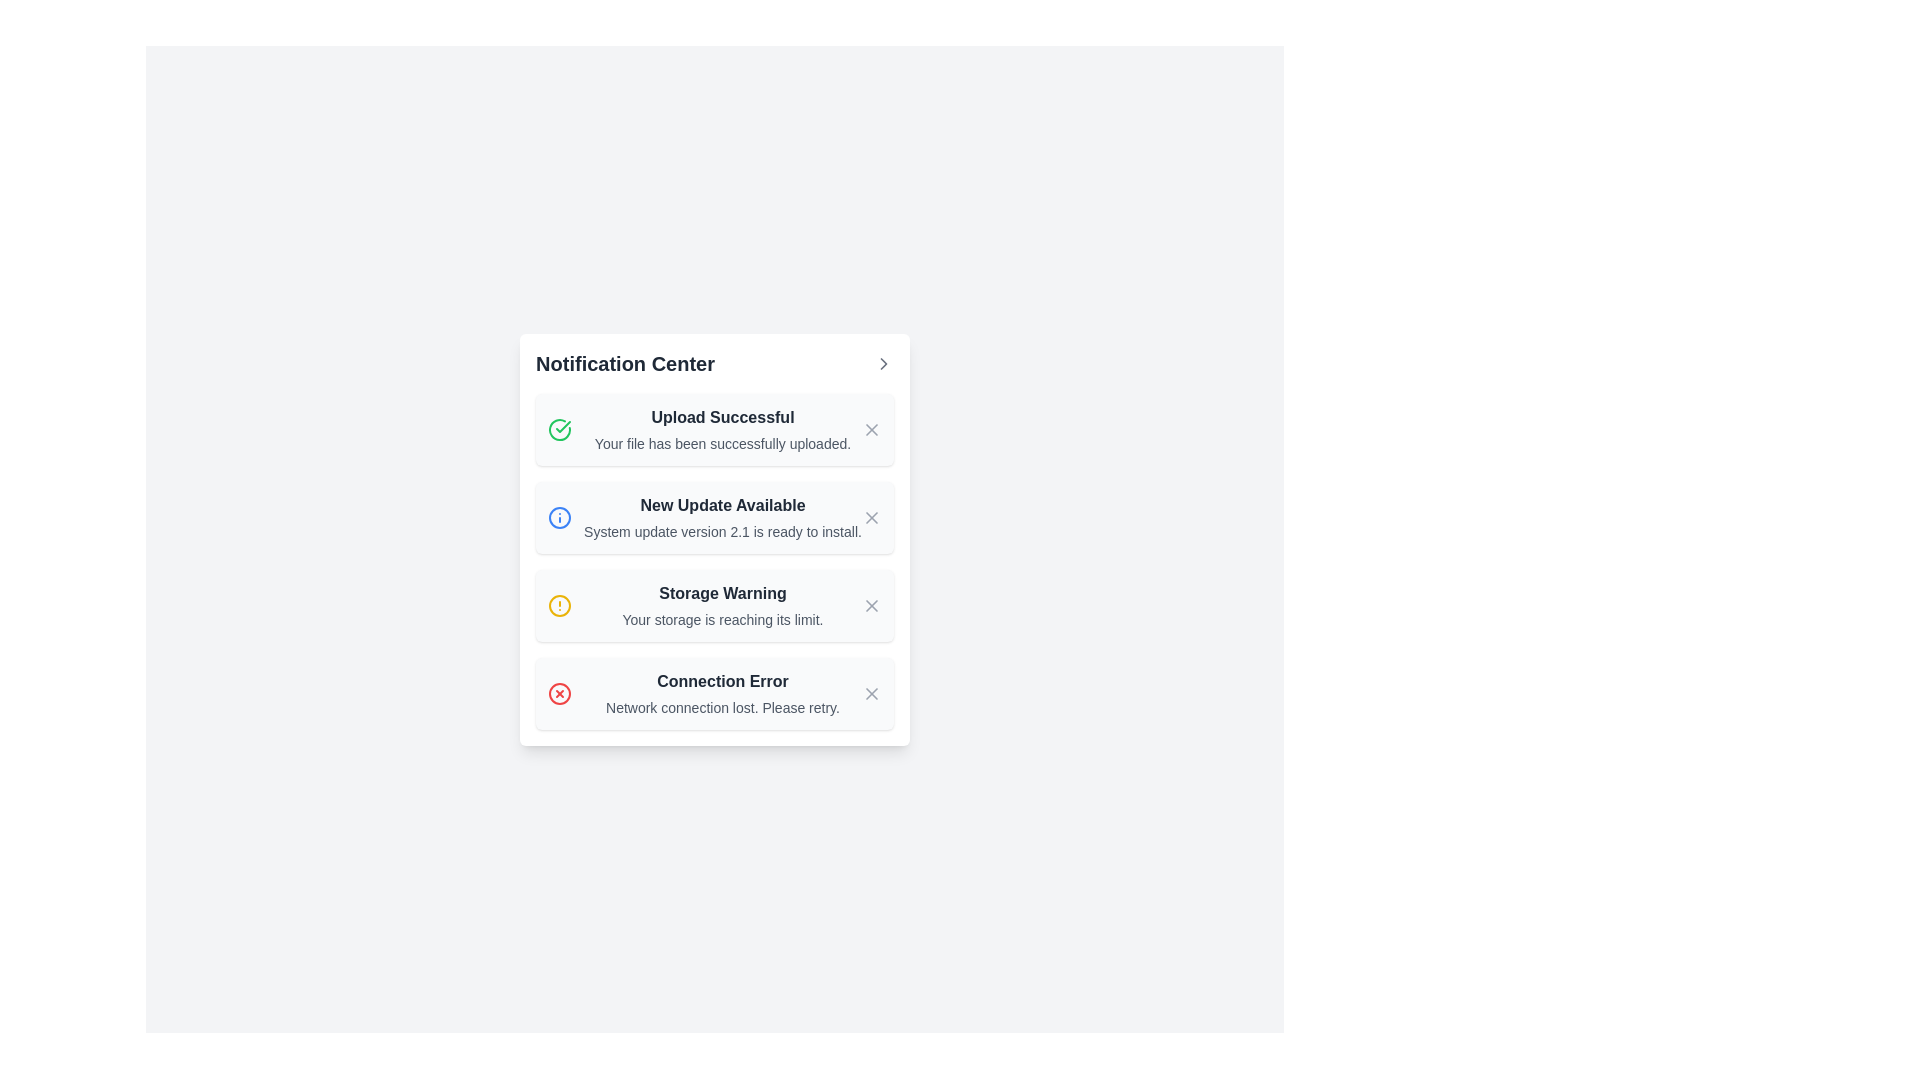 Image resolution: width=1920 pixels, height=1080 pixels. What do you see at coordinates (722, 530) in the screenshot?
I see `the descriptive text label located immediately below the title 'New Update Available' in the second notification block of the Notification Center` at bounding box center [722, 530].